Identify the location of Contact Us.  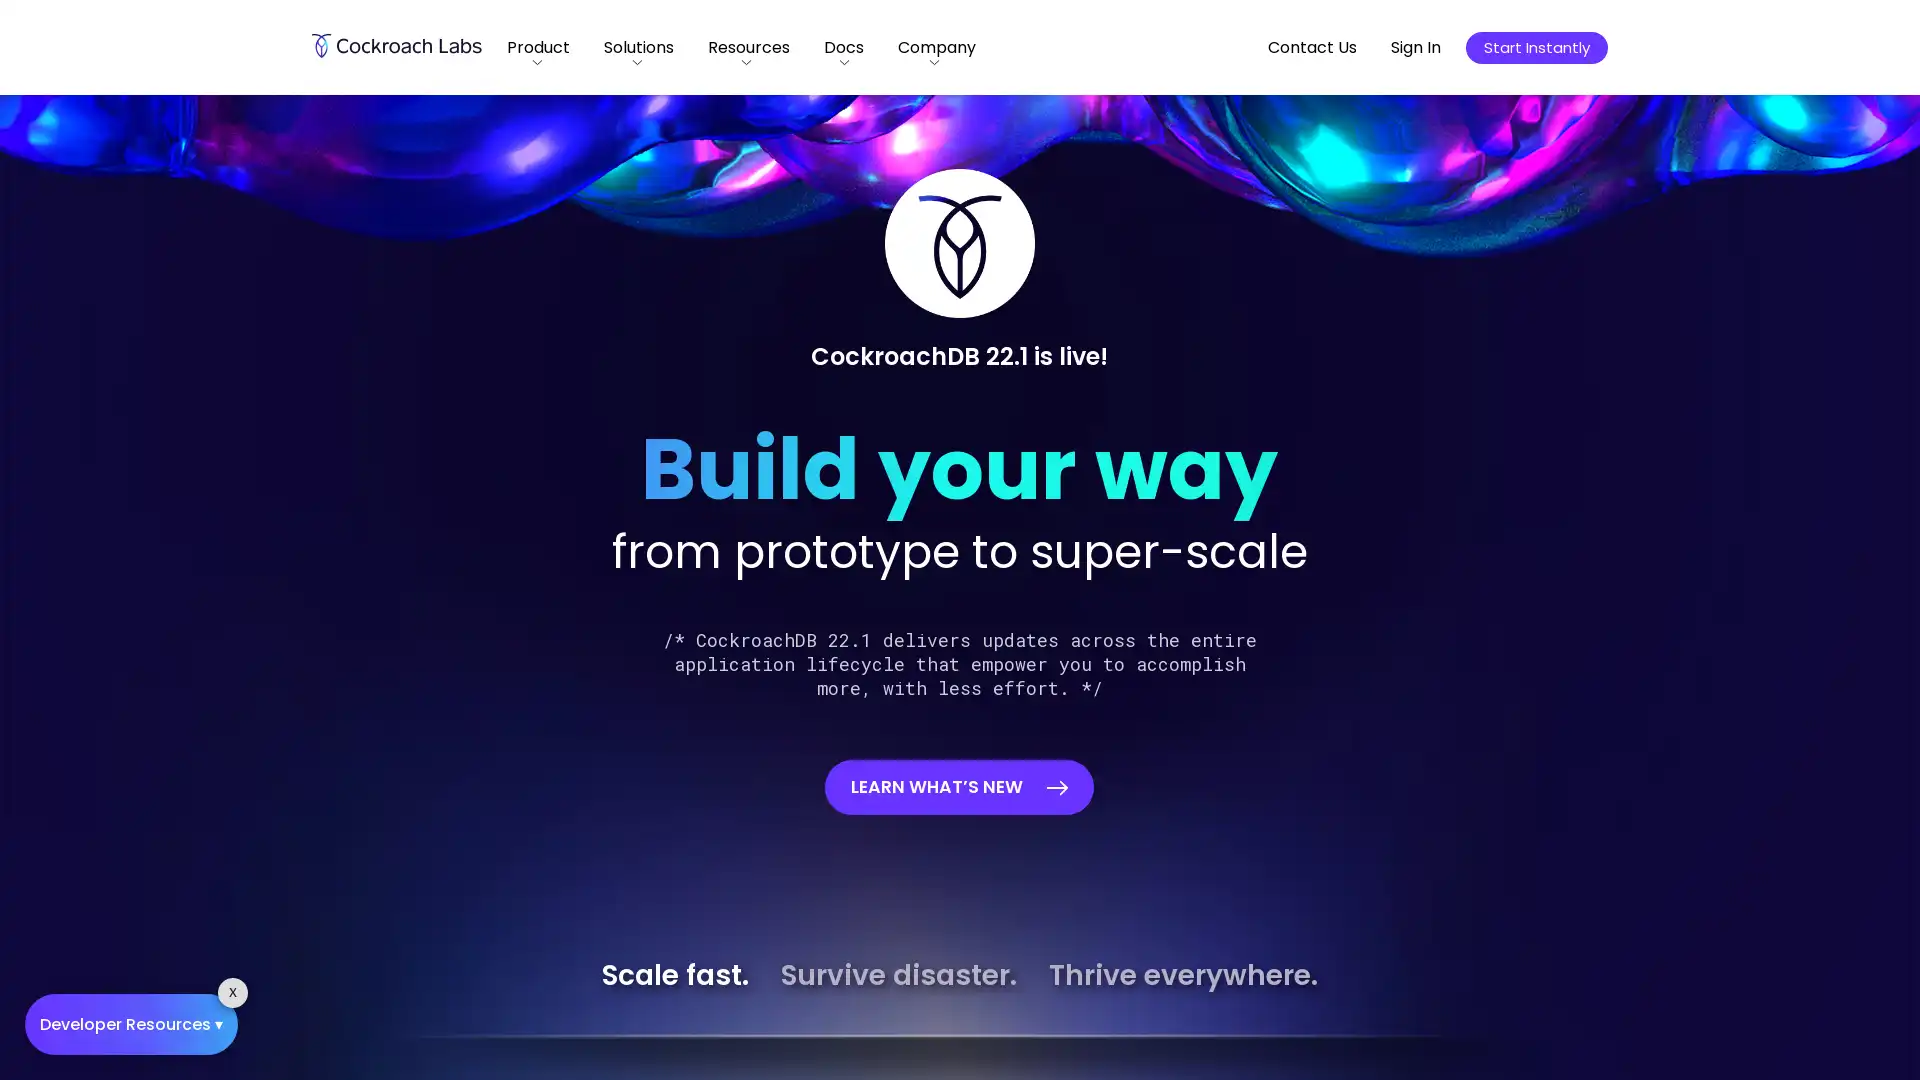
(1312, 46).